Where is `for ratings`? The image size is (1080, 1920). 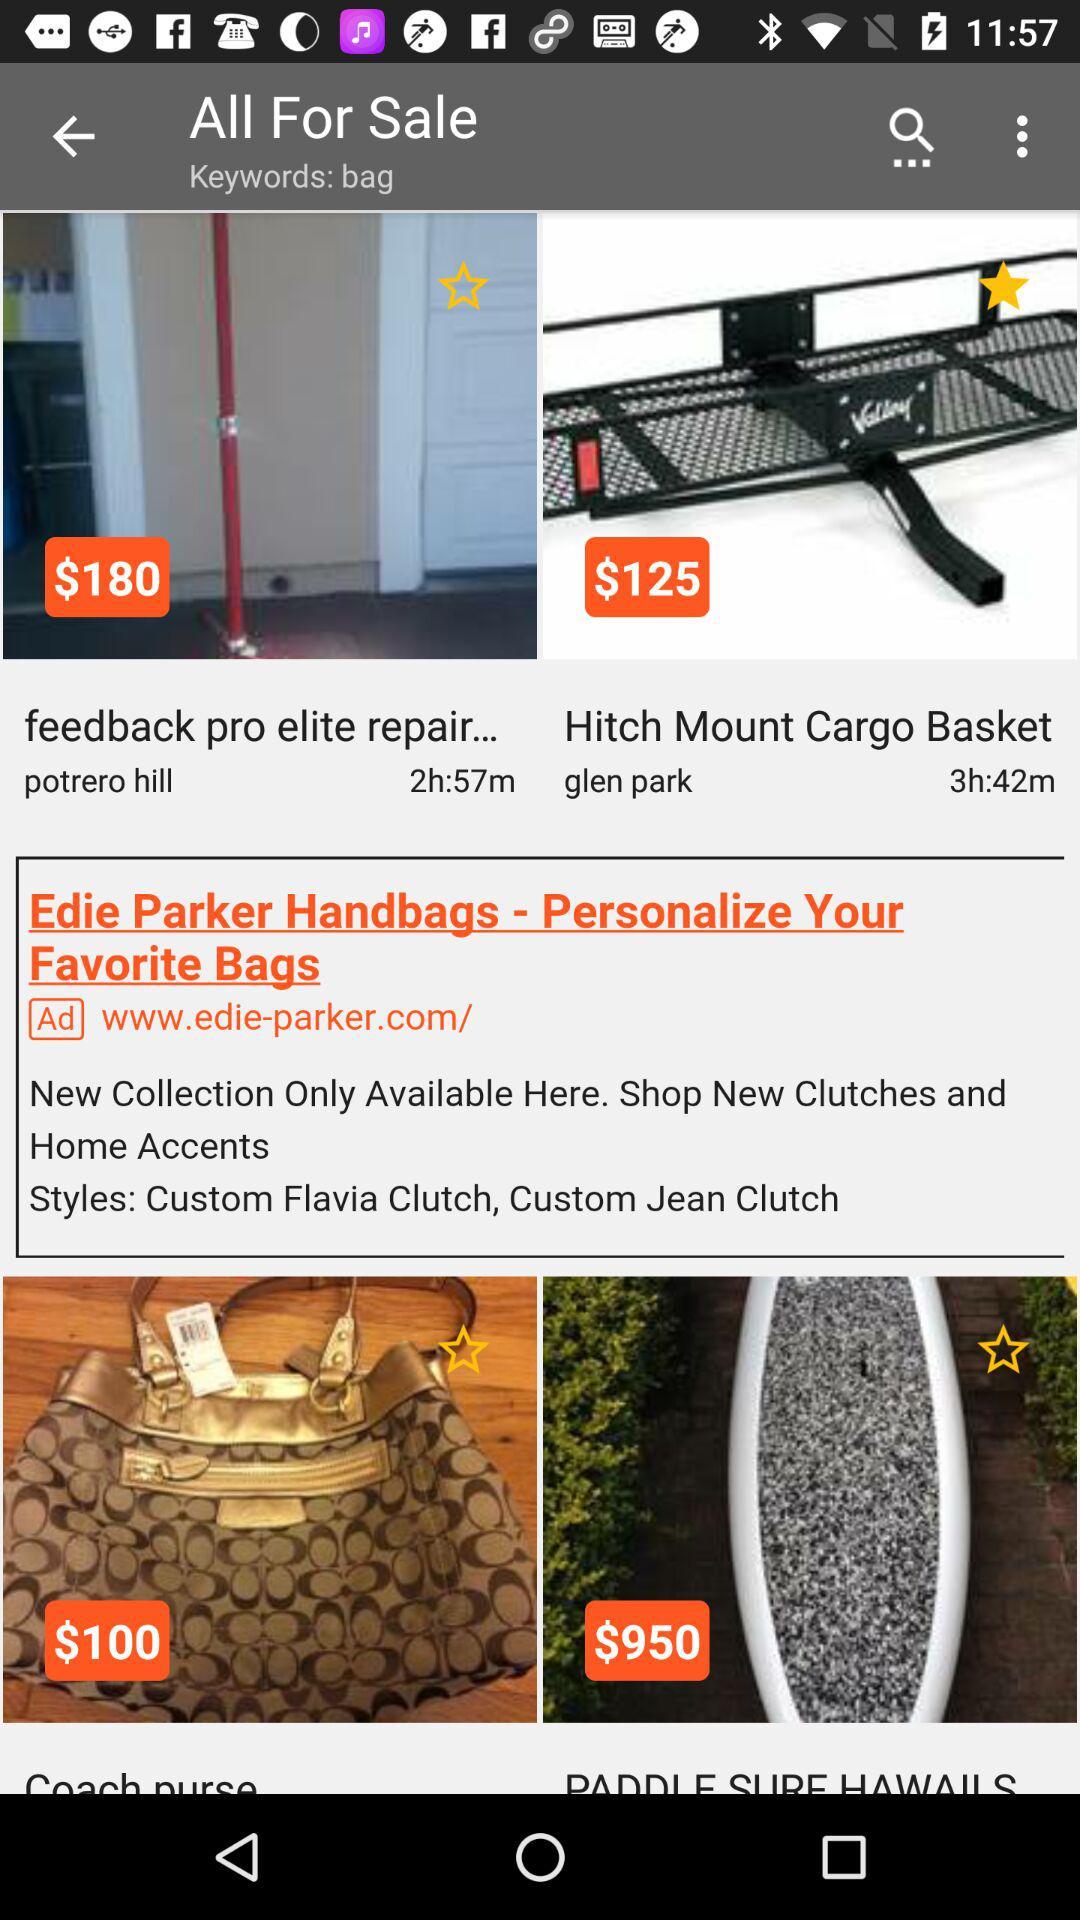
for ratings is located at coordinates (1003, 1349).